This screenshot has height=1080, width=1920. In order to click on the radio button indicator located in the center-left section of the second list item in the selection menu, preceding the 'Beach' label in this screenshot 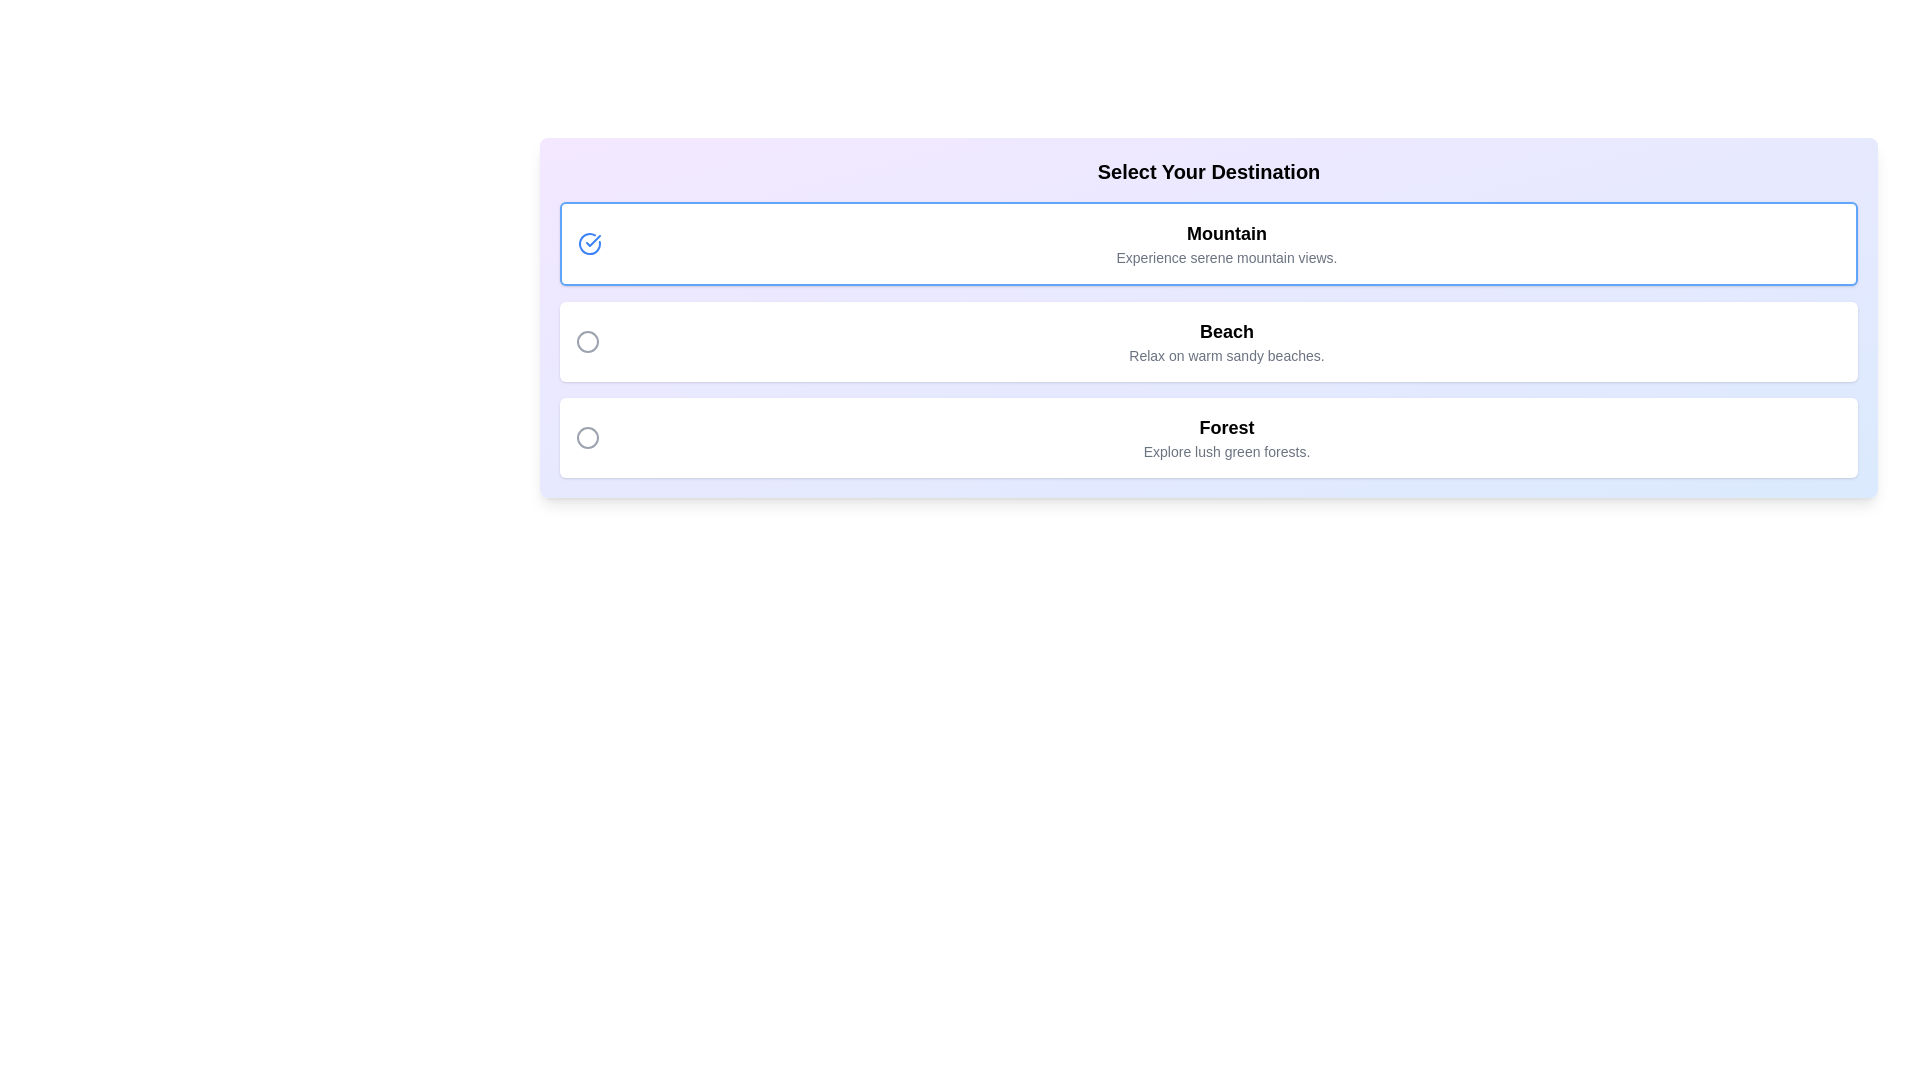, I will do `click(587, 341)`.